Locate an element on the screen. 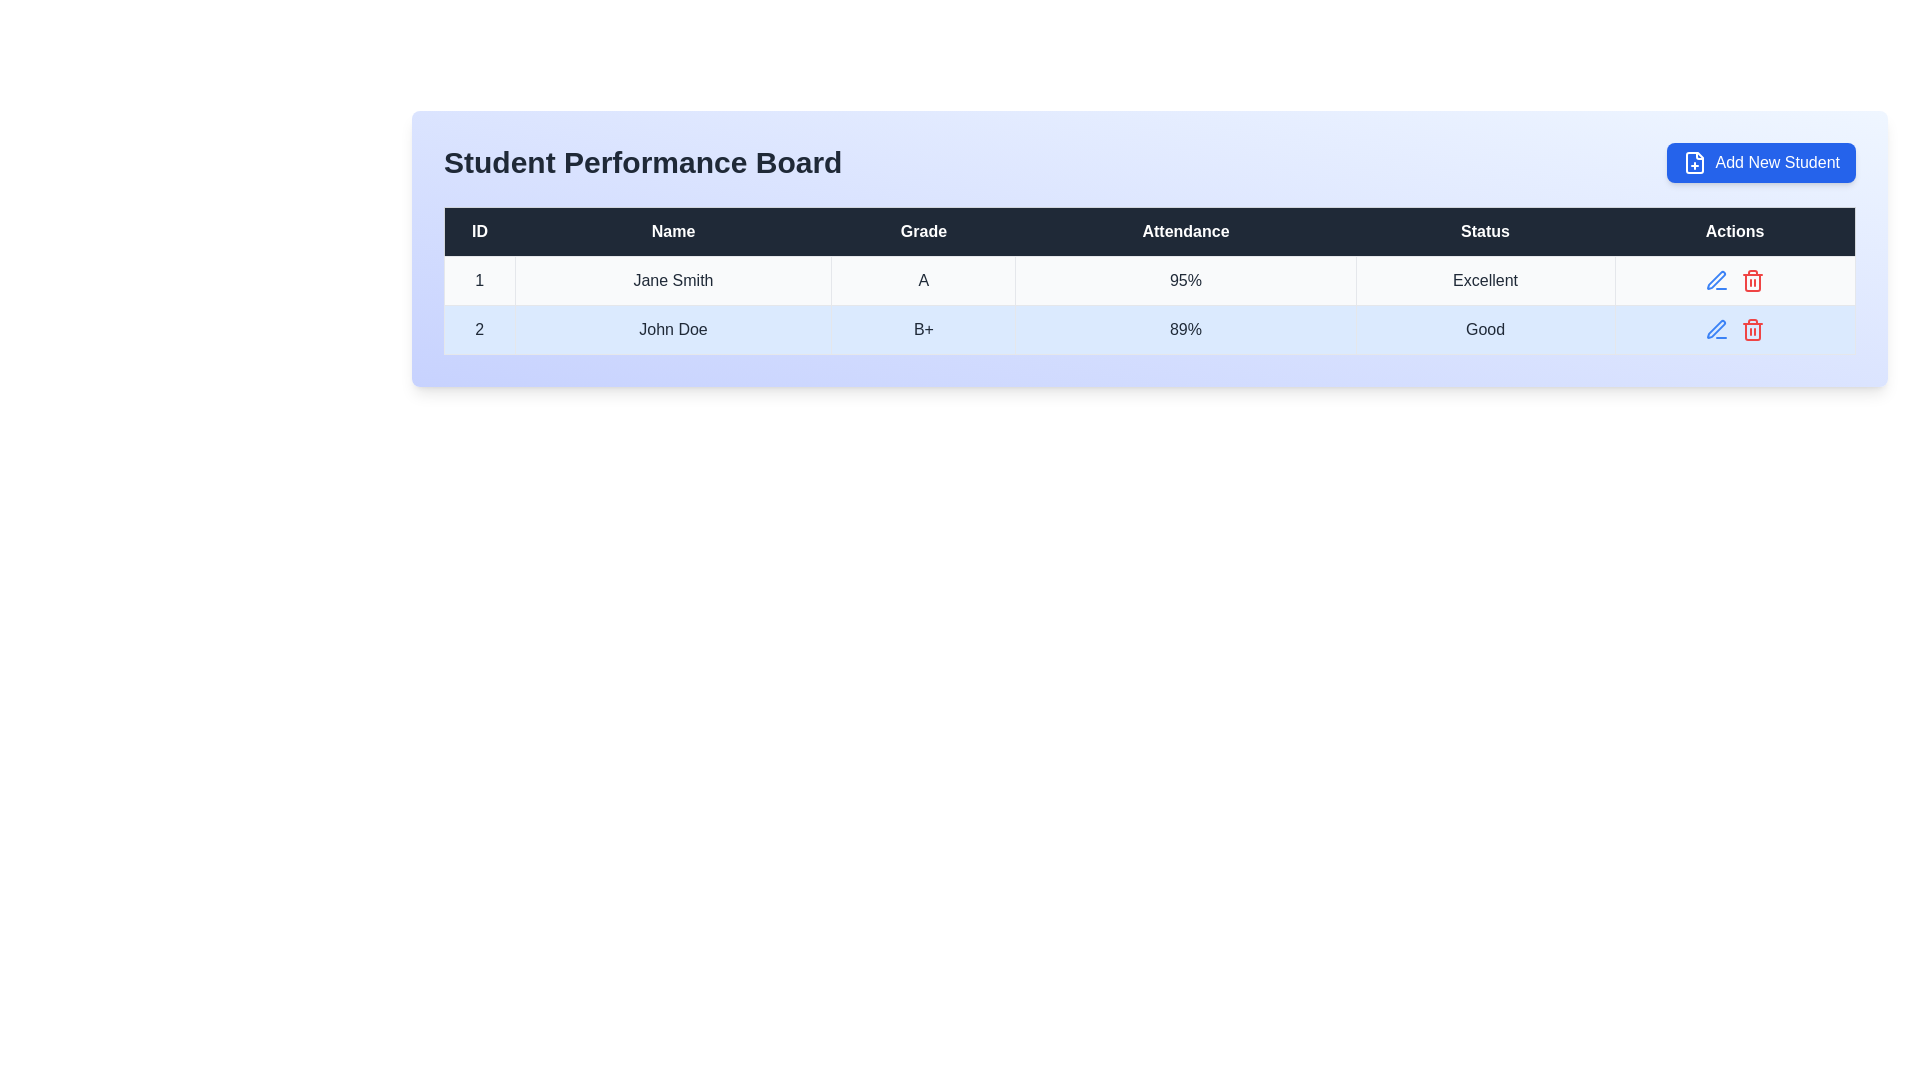  the separator element located between the edit icon and delete icon in the 'Actions' column for the student 'John Doe' is located at coordinates (1734, 329).